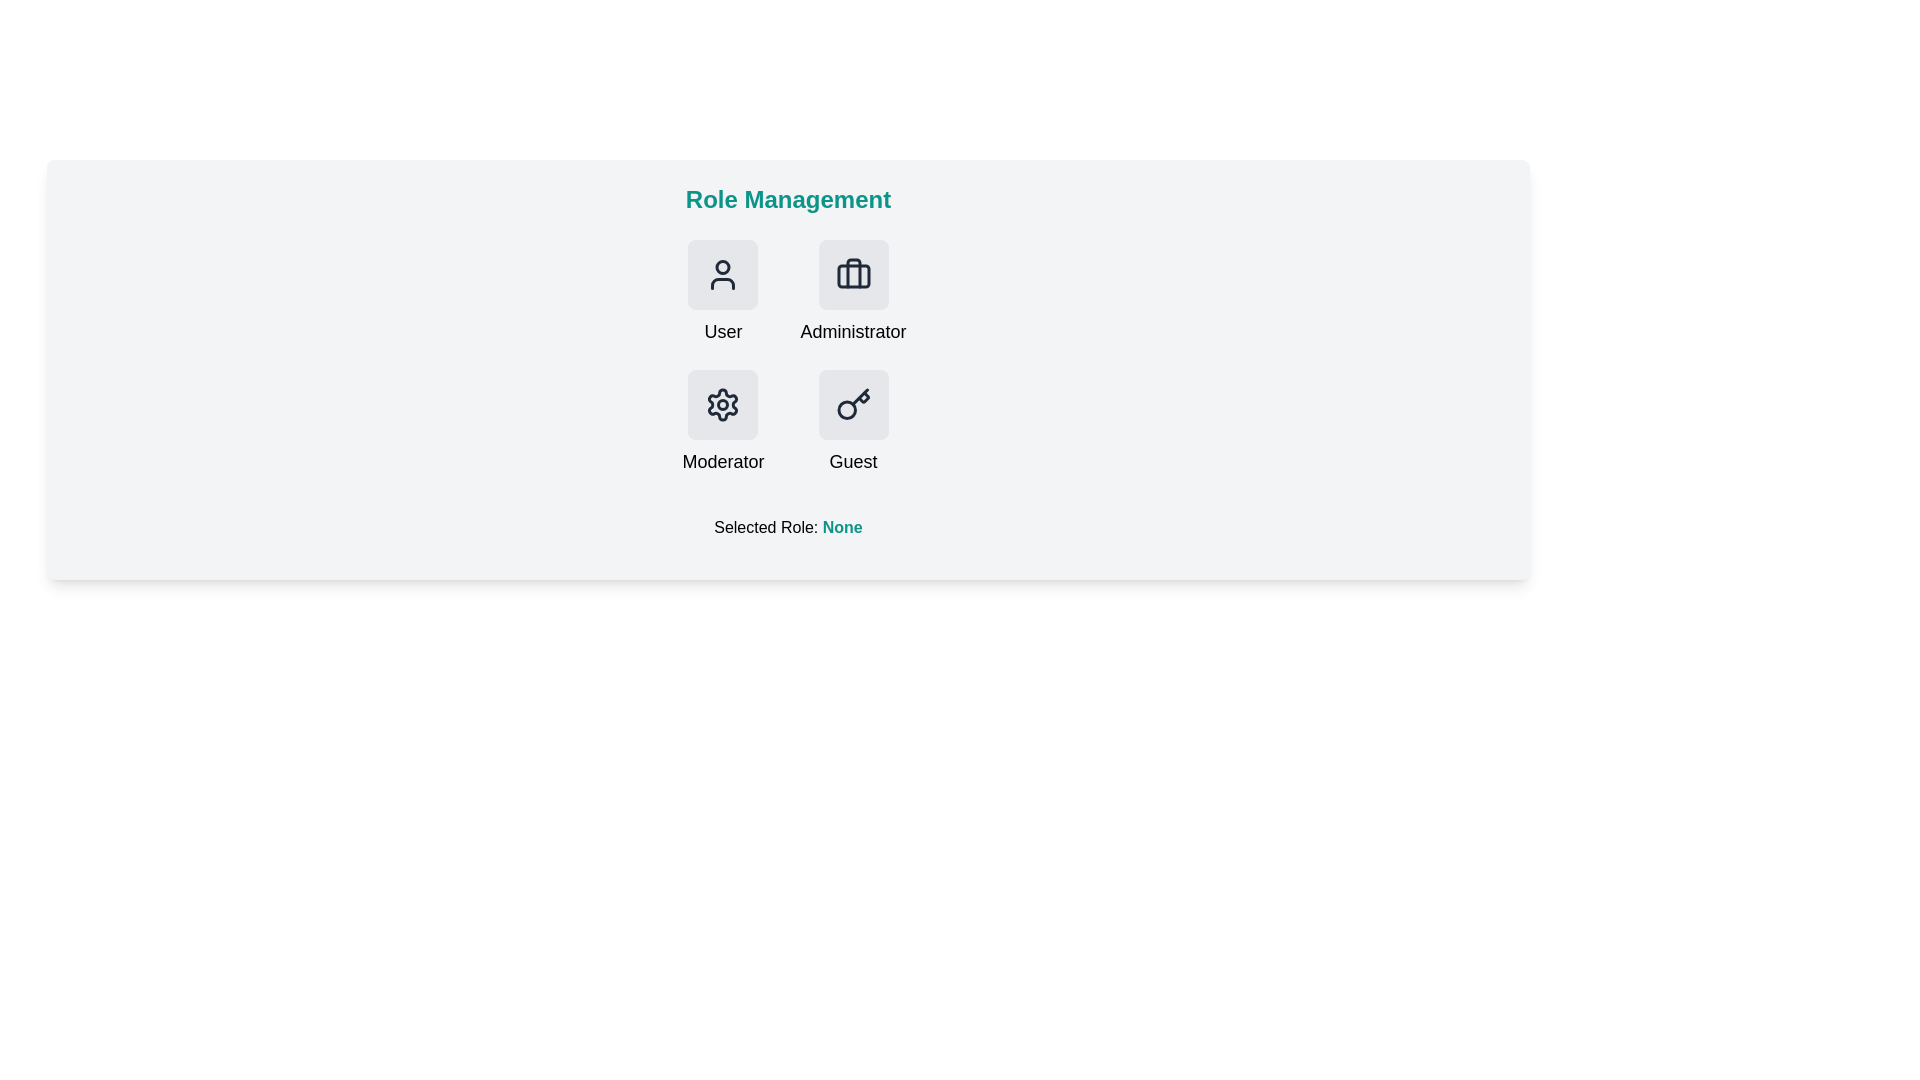 This screenshot has width=1920, height=1080. I want to click on the Interactive role selection button labeled 'Administrator', which features a dark briefcase icon above bold text, so click(853, 293).